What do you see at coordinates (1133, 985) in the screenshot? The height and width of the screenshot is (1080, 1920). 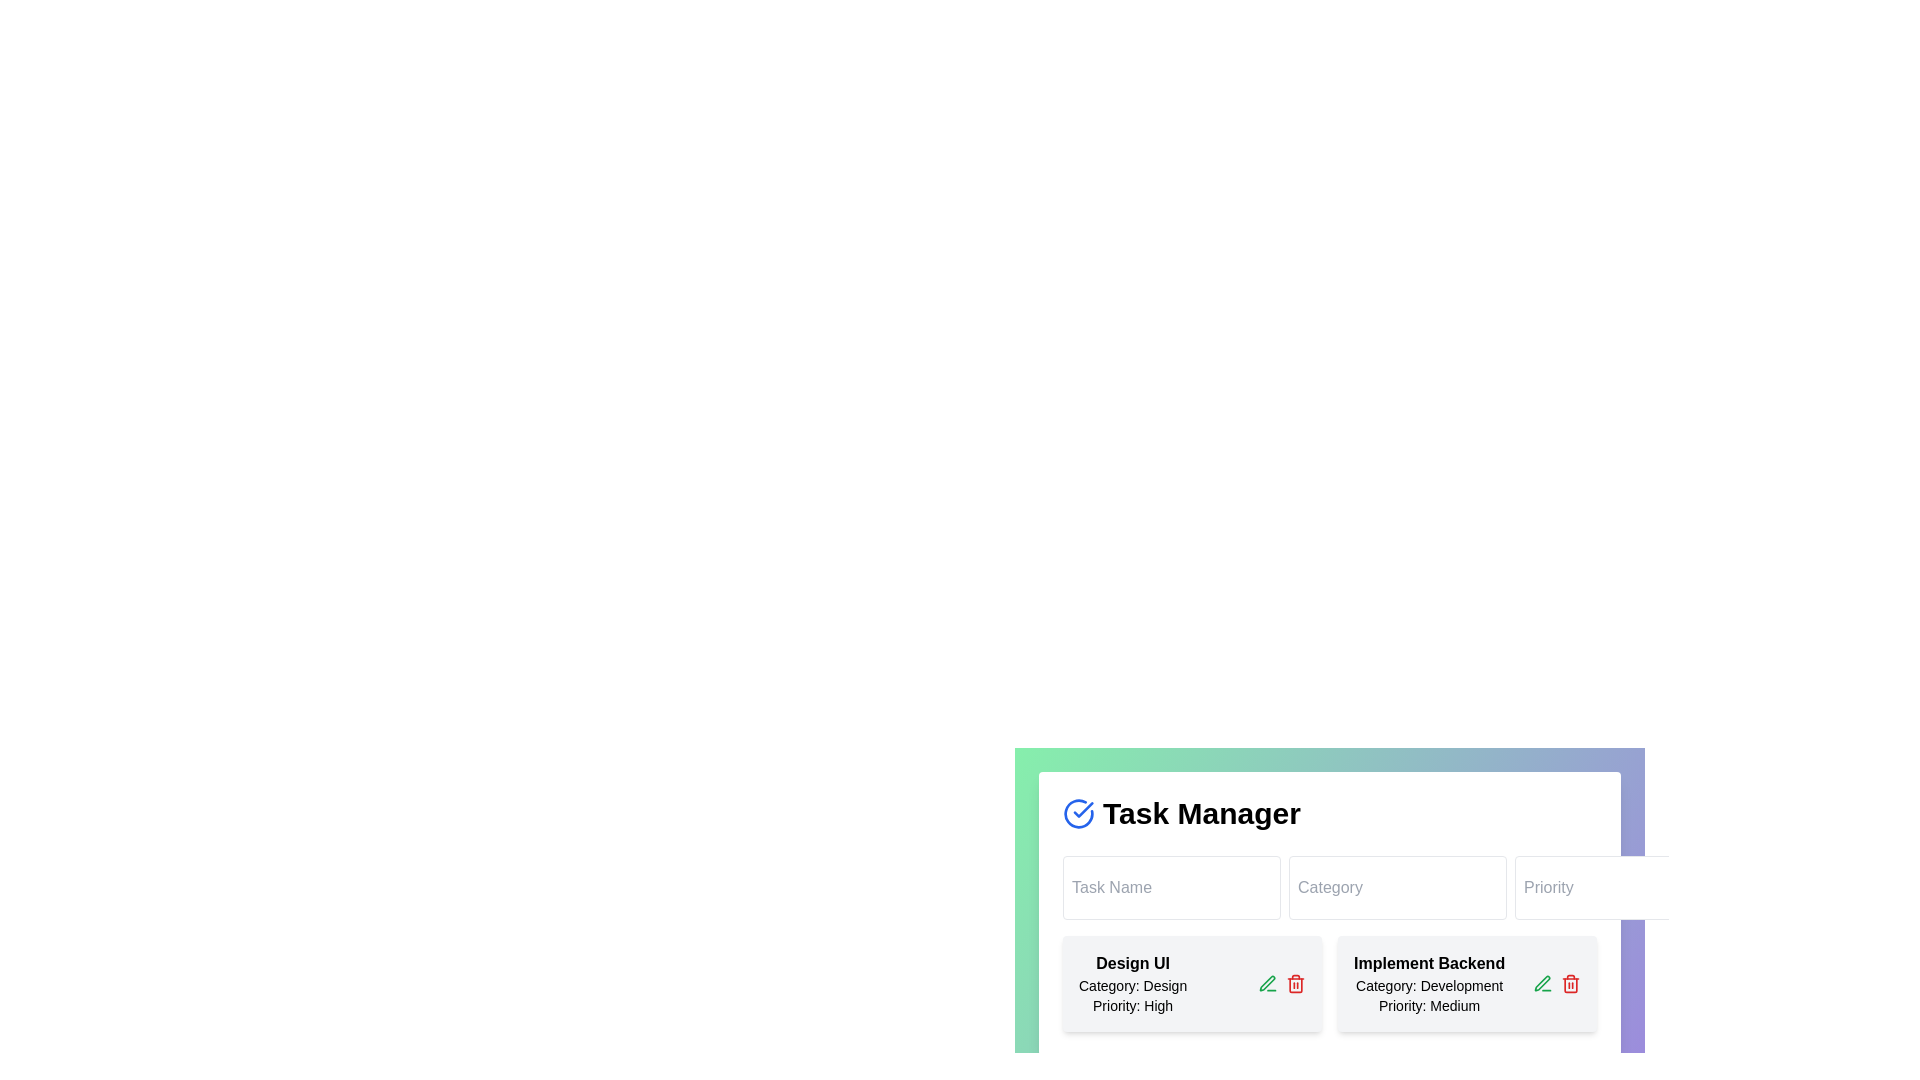 I see `the static text label that categorizes the task as 'Design' for the 'Design UI' task` at bounding box center [1133, 985].